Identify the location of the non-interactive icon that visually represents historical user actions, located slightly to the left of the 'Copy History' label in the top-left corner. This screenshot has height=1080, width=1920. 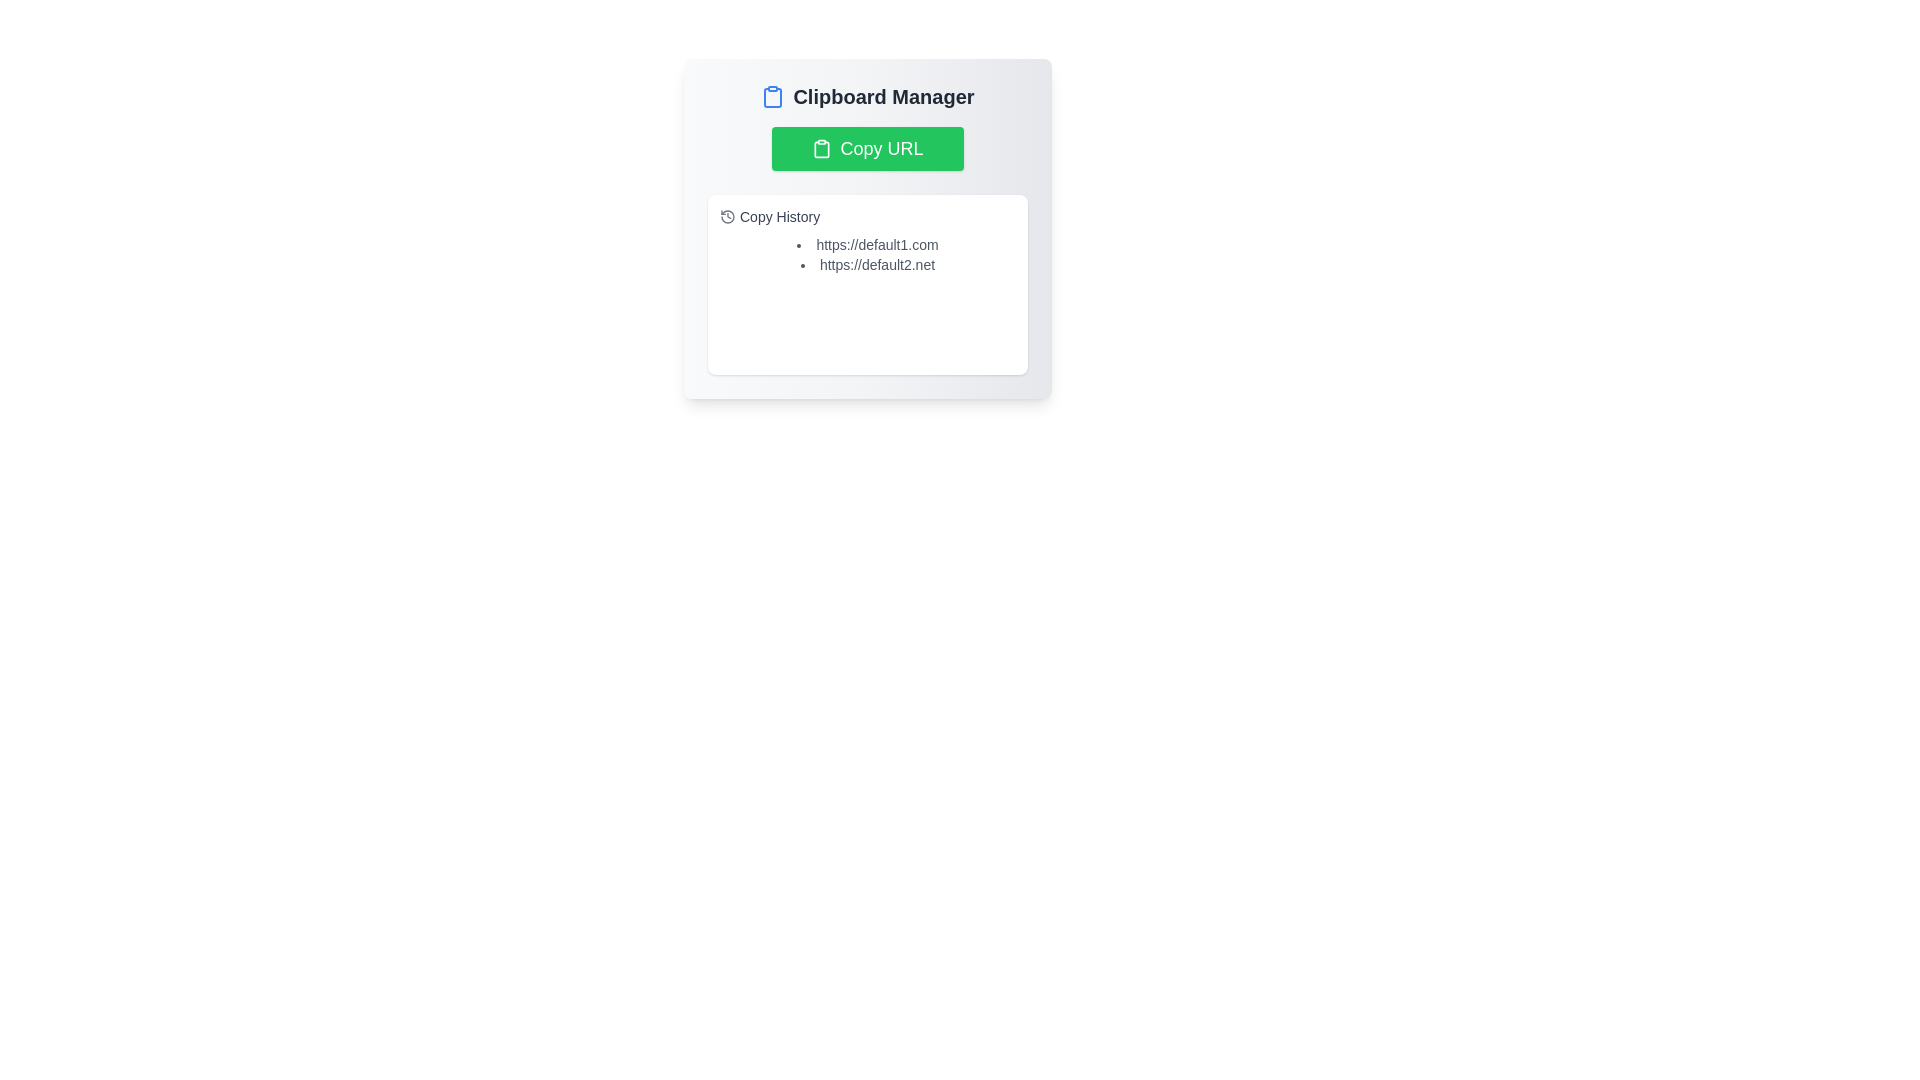
(727, 216).